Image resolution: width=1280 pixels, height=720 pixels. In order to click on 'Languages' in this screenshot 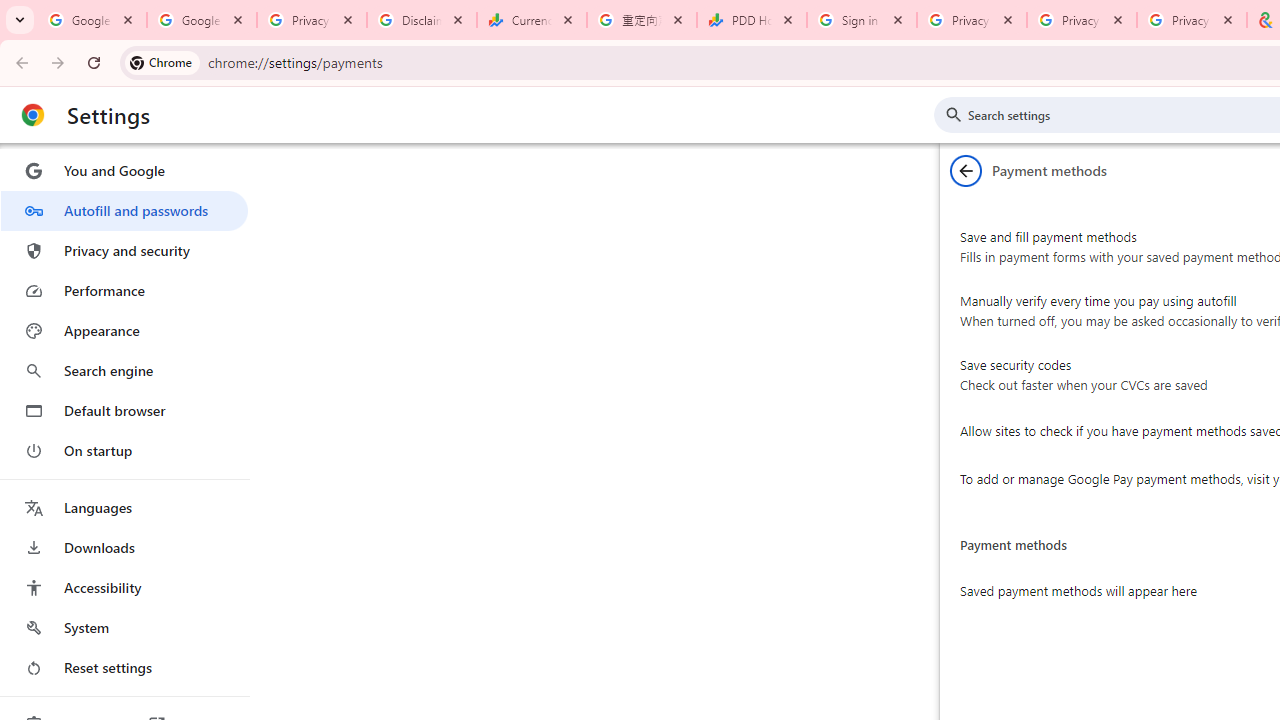, I will do `click(123, 506)`.